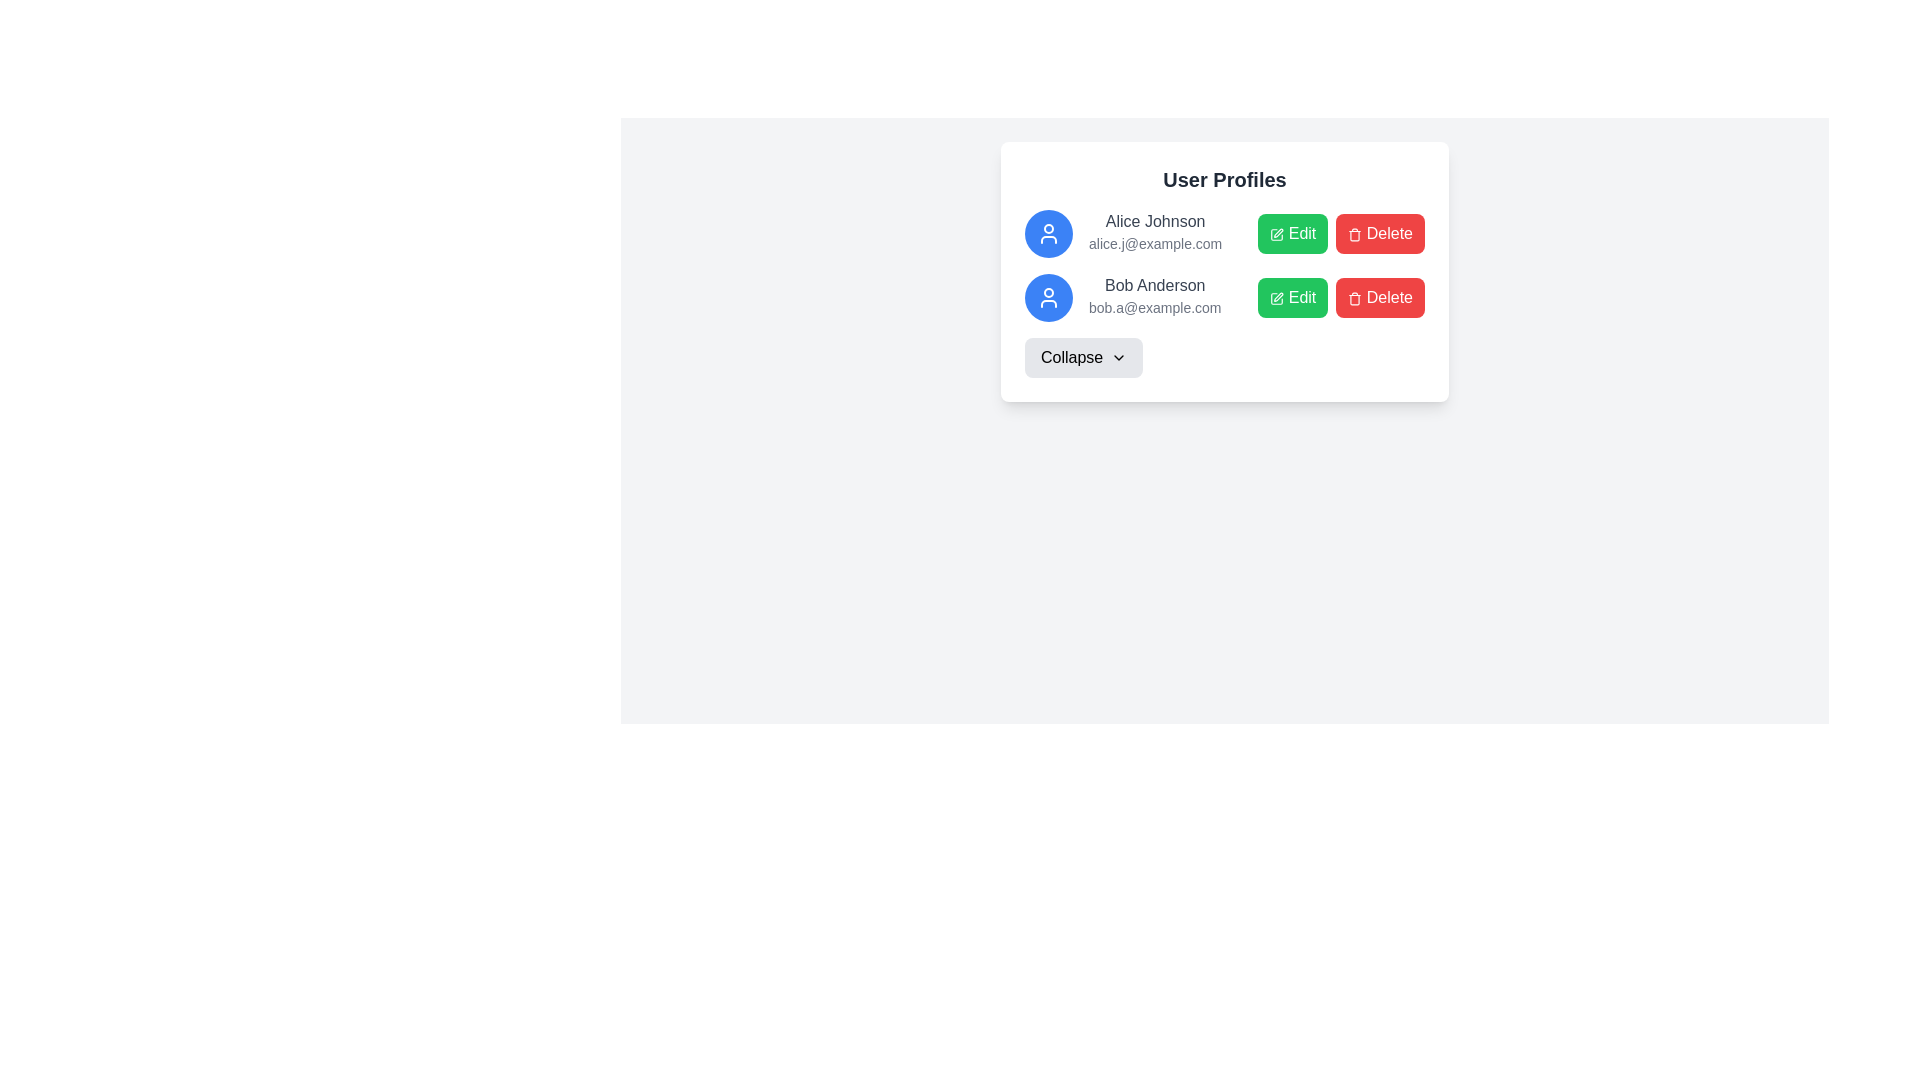  I want to click on the chevron icon located to the right of the 'Collapse' text, so click(1118, 357).